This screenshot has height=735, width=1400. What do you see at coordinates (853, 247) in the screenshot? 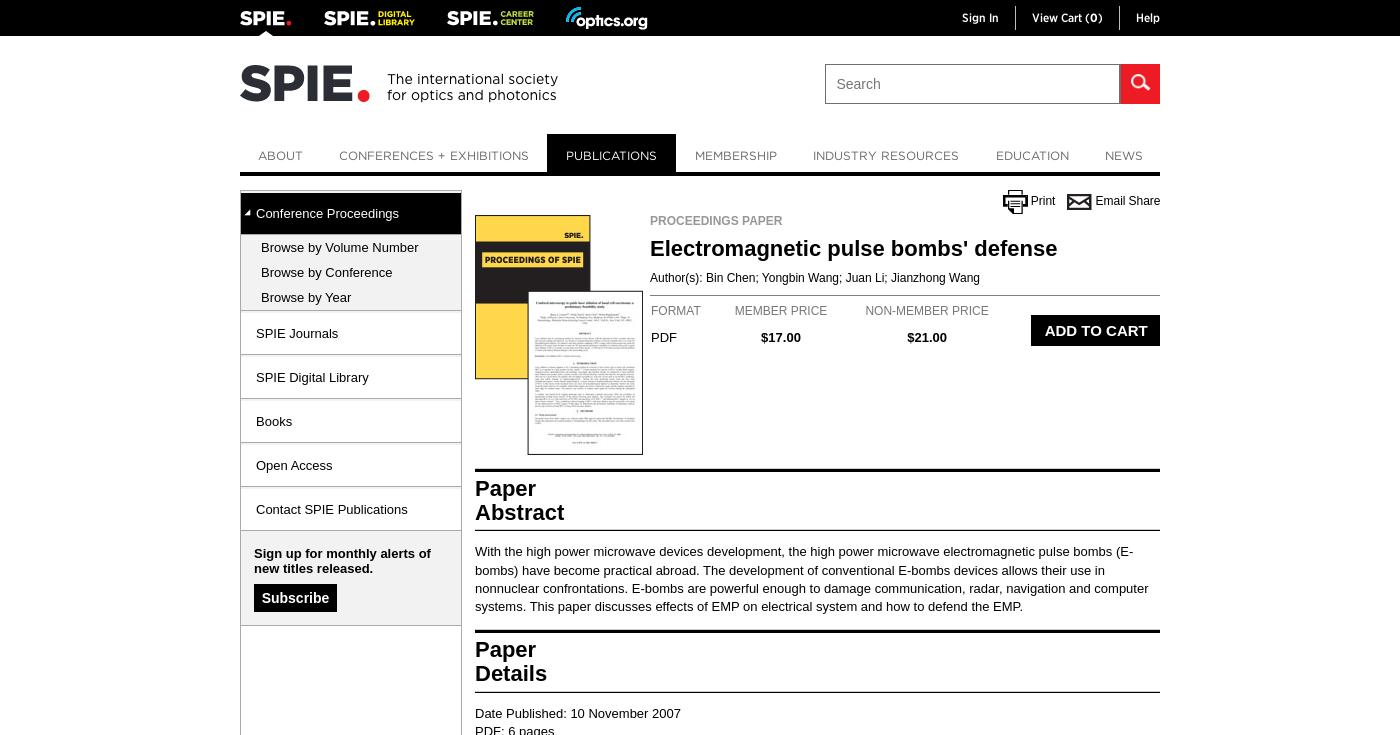
I see `'Electromagnetic pulse bombs' defense'` at bounding box center [853, 247].